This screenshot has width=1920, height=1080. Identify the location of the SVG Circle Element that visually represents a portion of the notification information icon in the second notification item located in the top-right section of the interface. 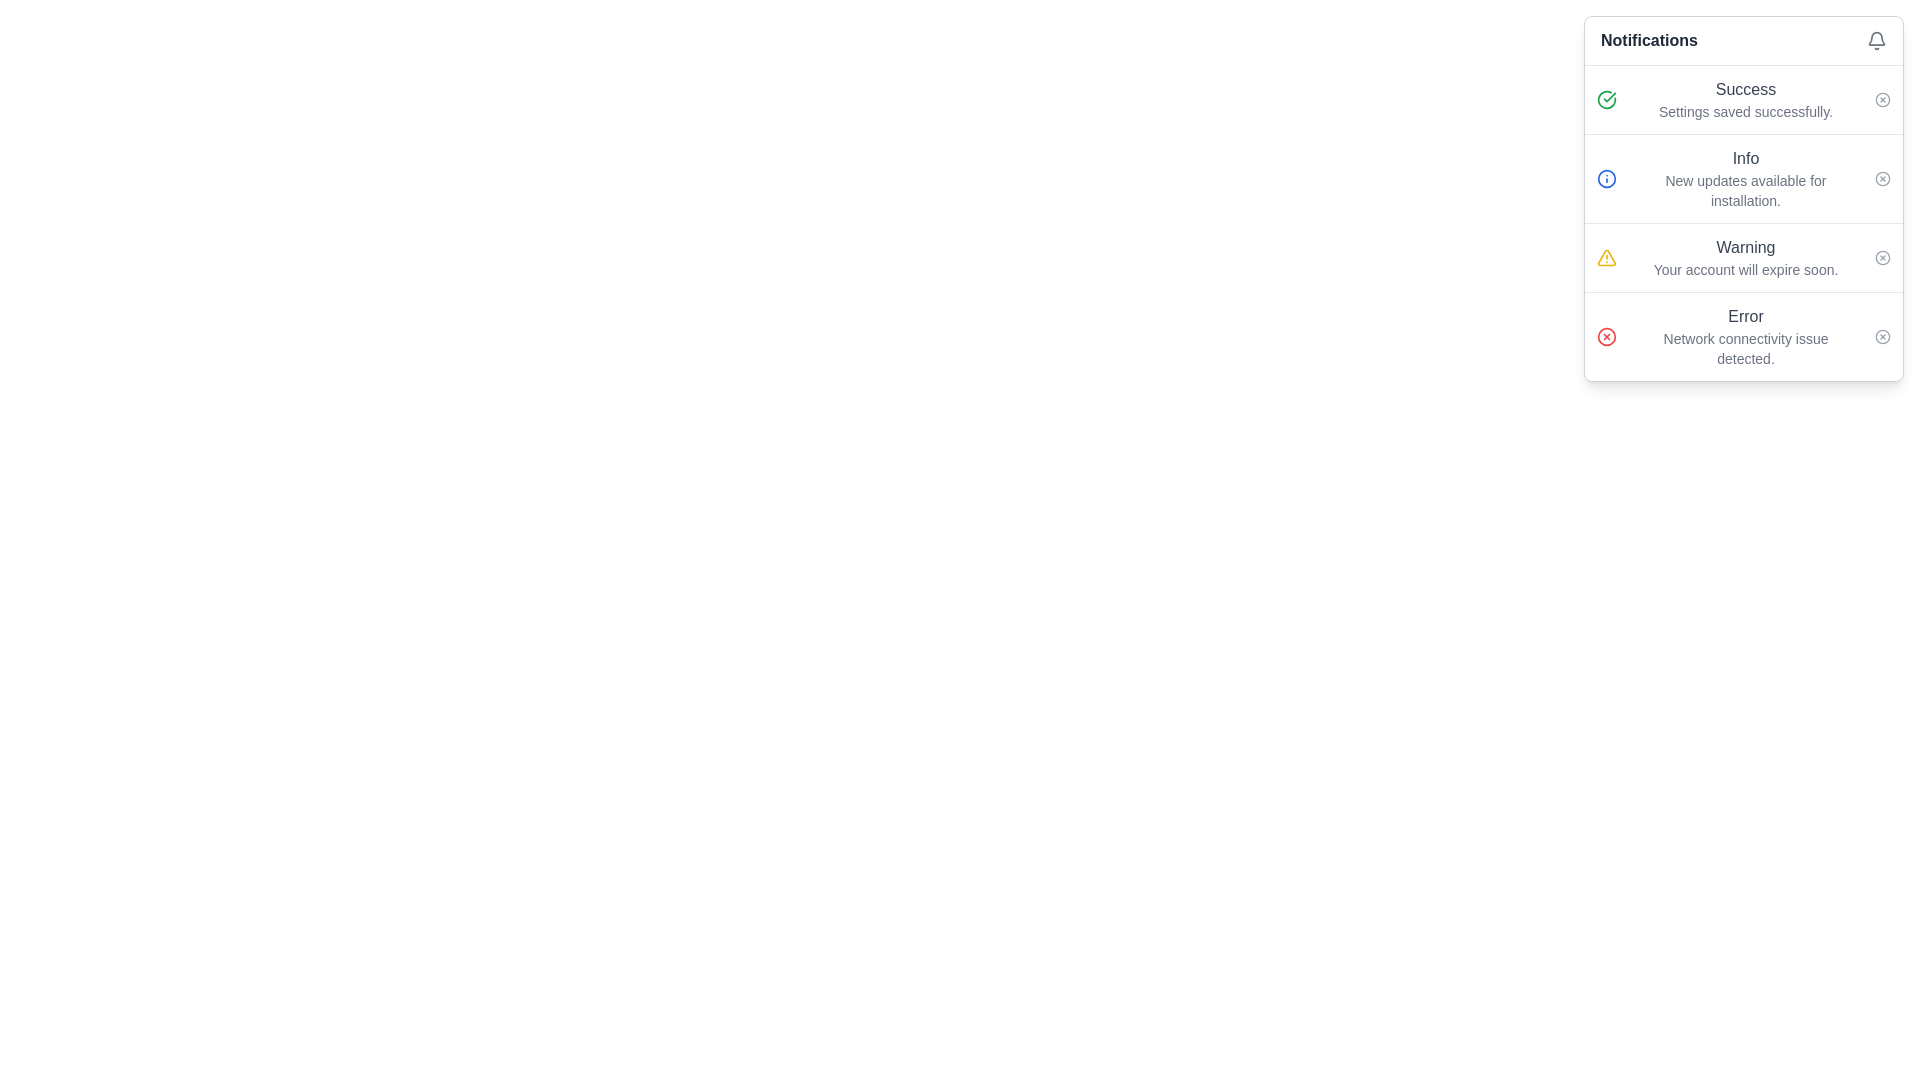
(1607, 177).